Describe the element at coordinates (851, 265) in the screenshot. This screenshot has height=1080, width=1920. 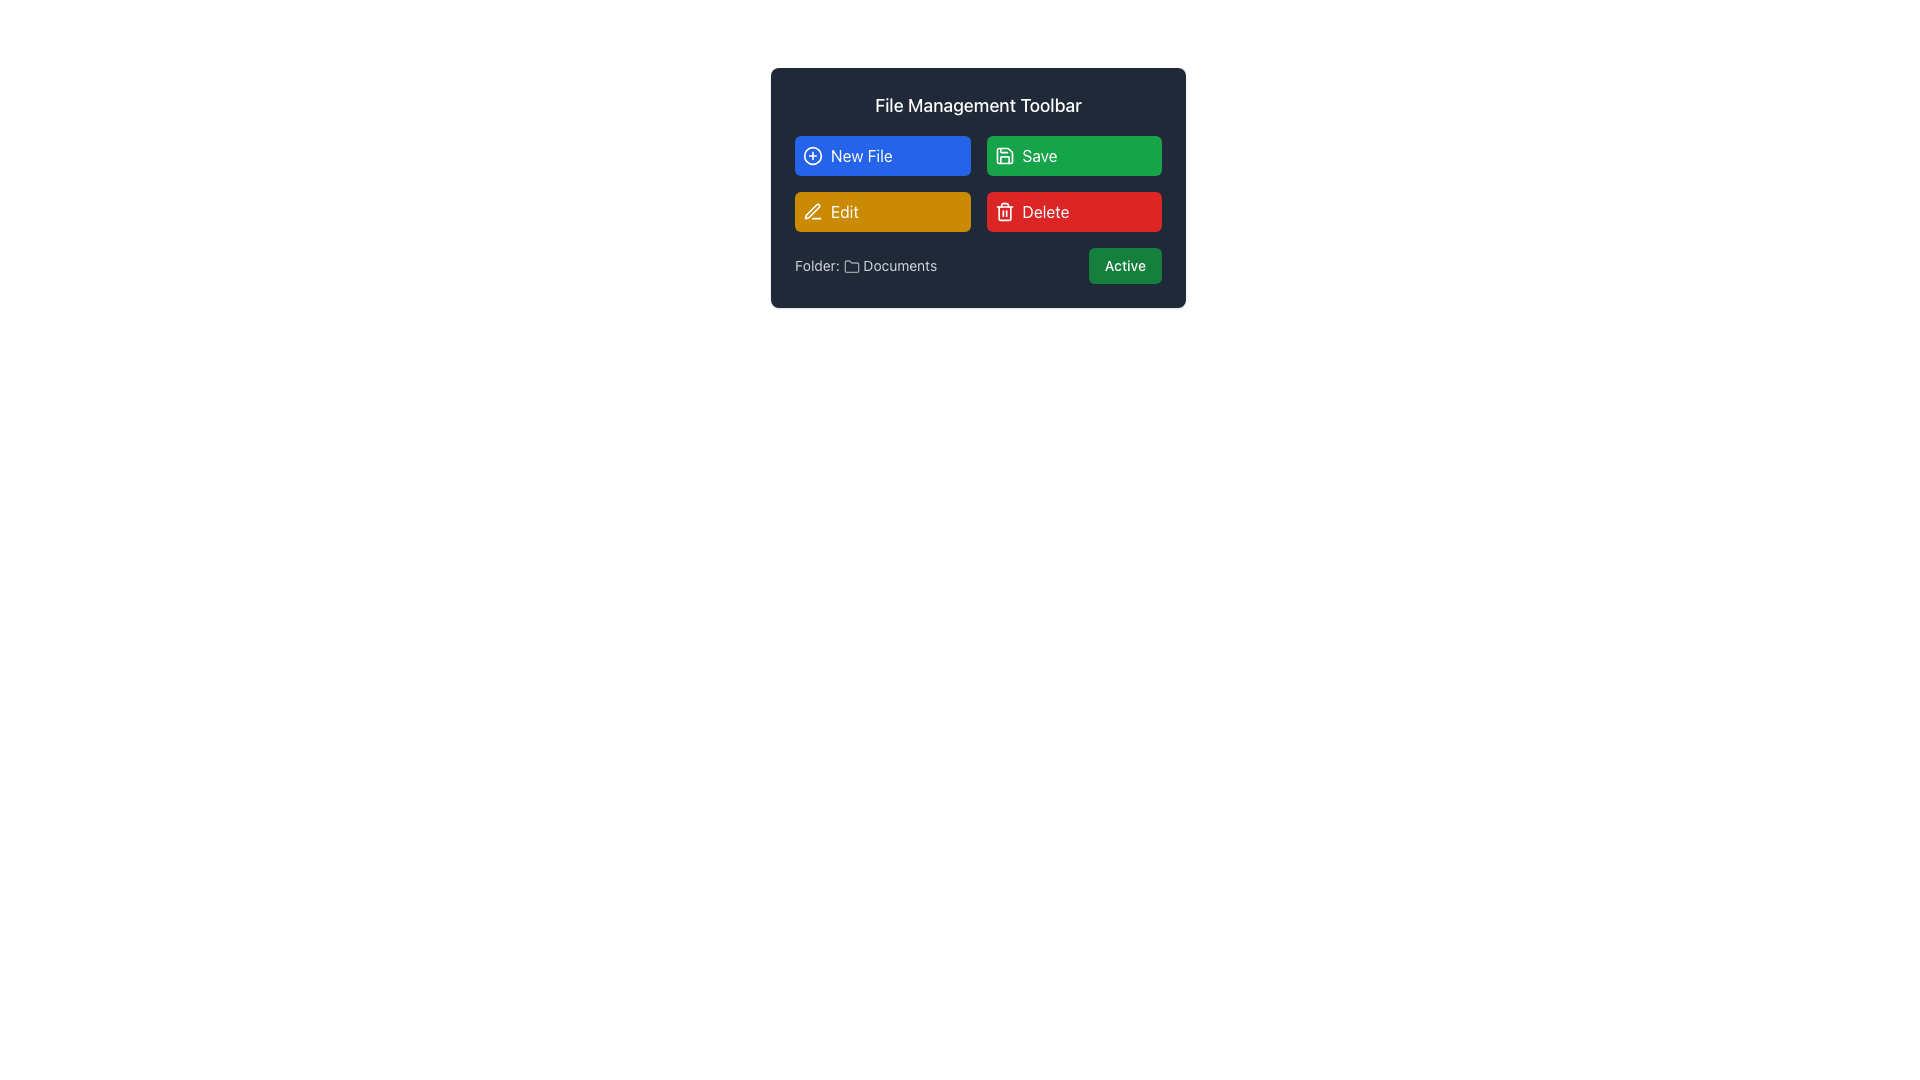
I see `the folder icon located in the 'File Management Toolbar' just before the text 'Documents' in the section labeled 'Folder: '` at that location.